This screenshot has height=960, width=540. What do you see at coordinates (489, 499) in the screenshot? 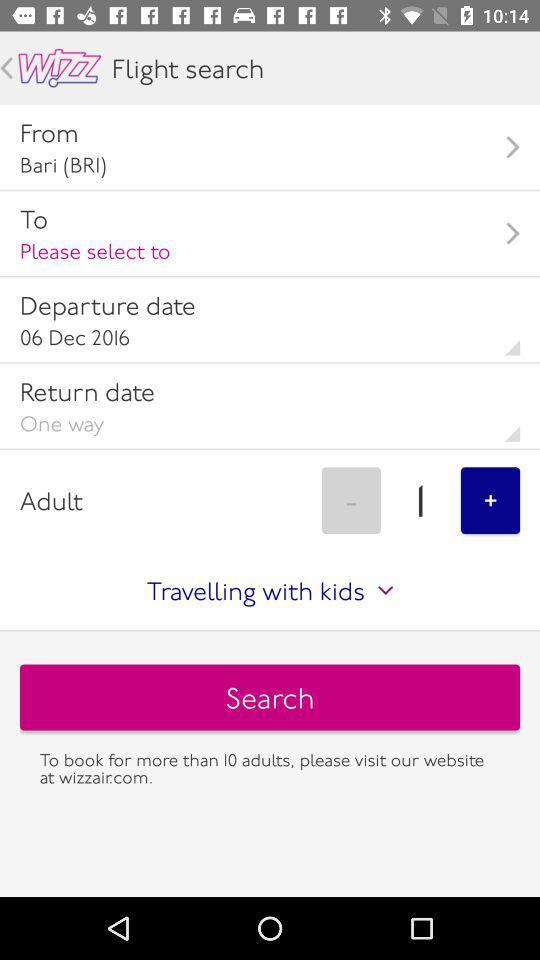
I see `+ item` at bounding box center [489, 499].